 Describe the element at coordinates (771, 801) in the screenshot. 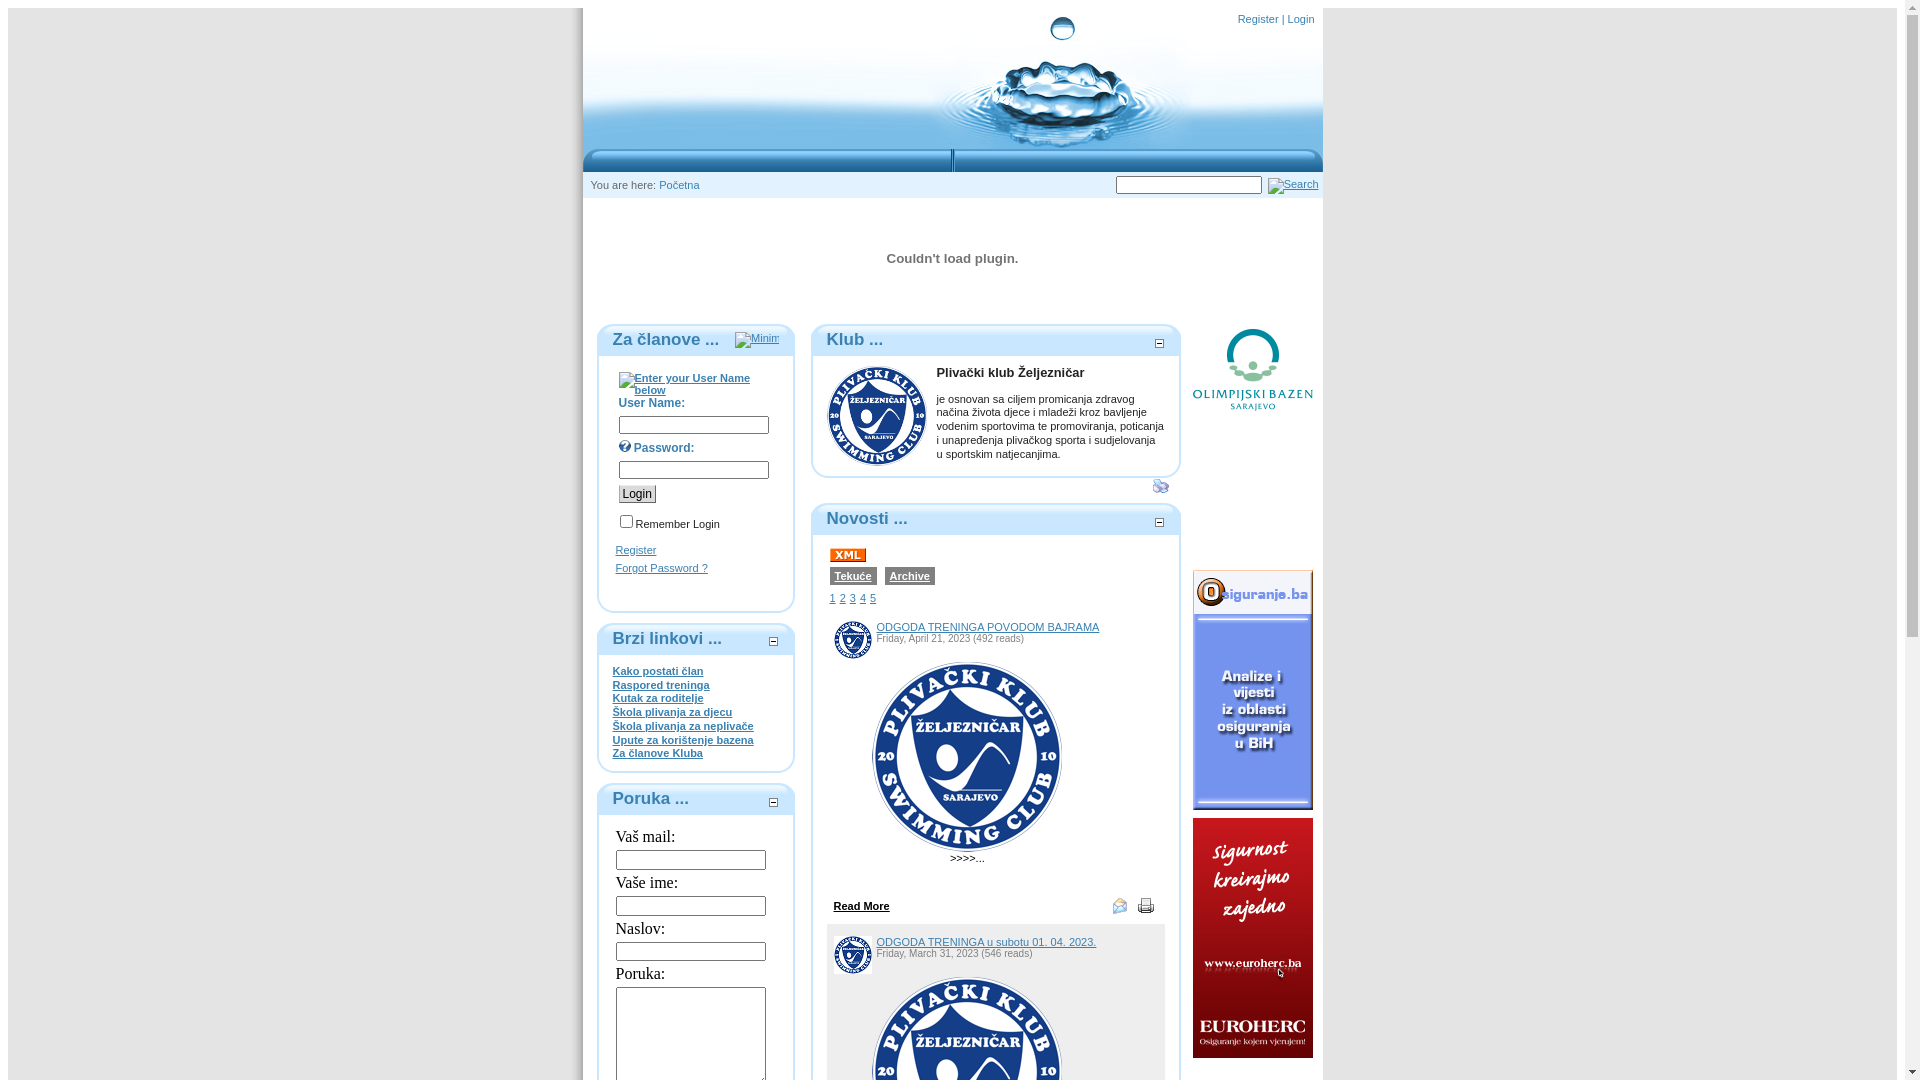

I see `'Minimize'` at that location.